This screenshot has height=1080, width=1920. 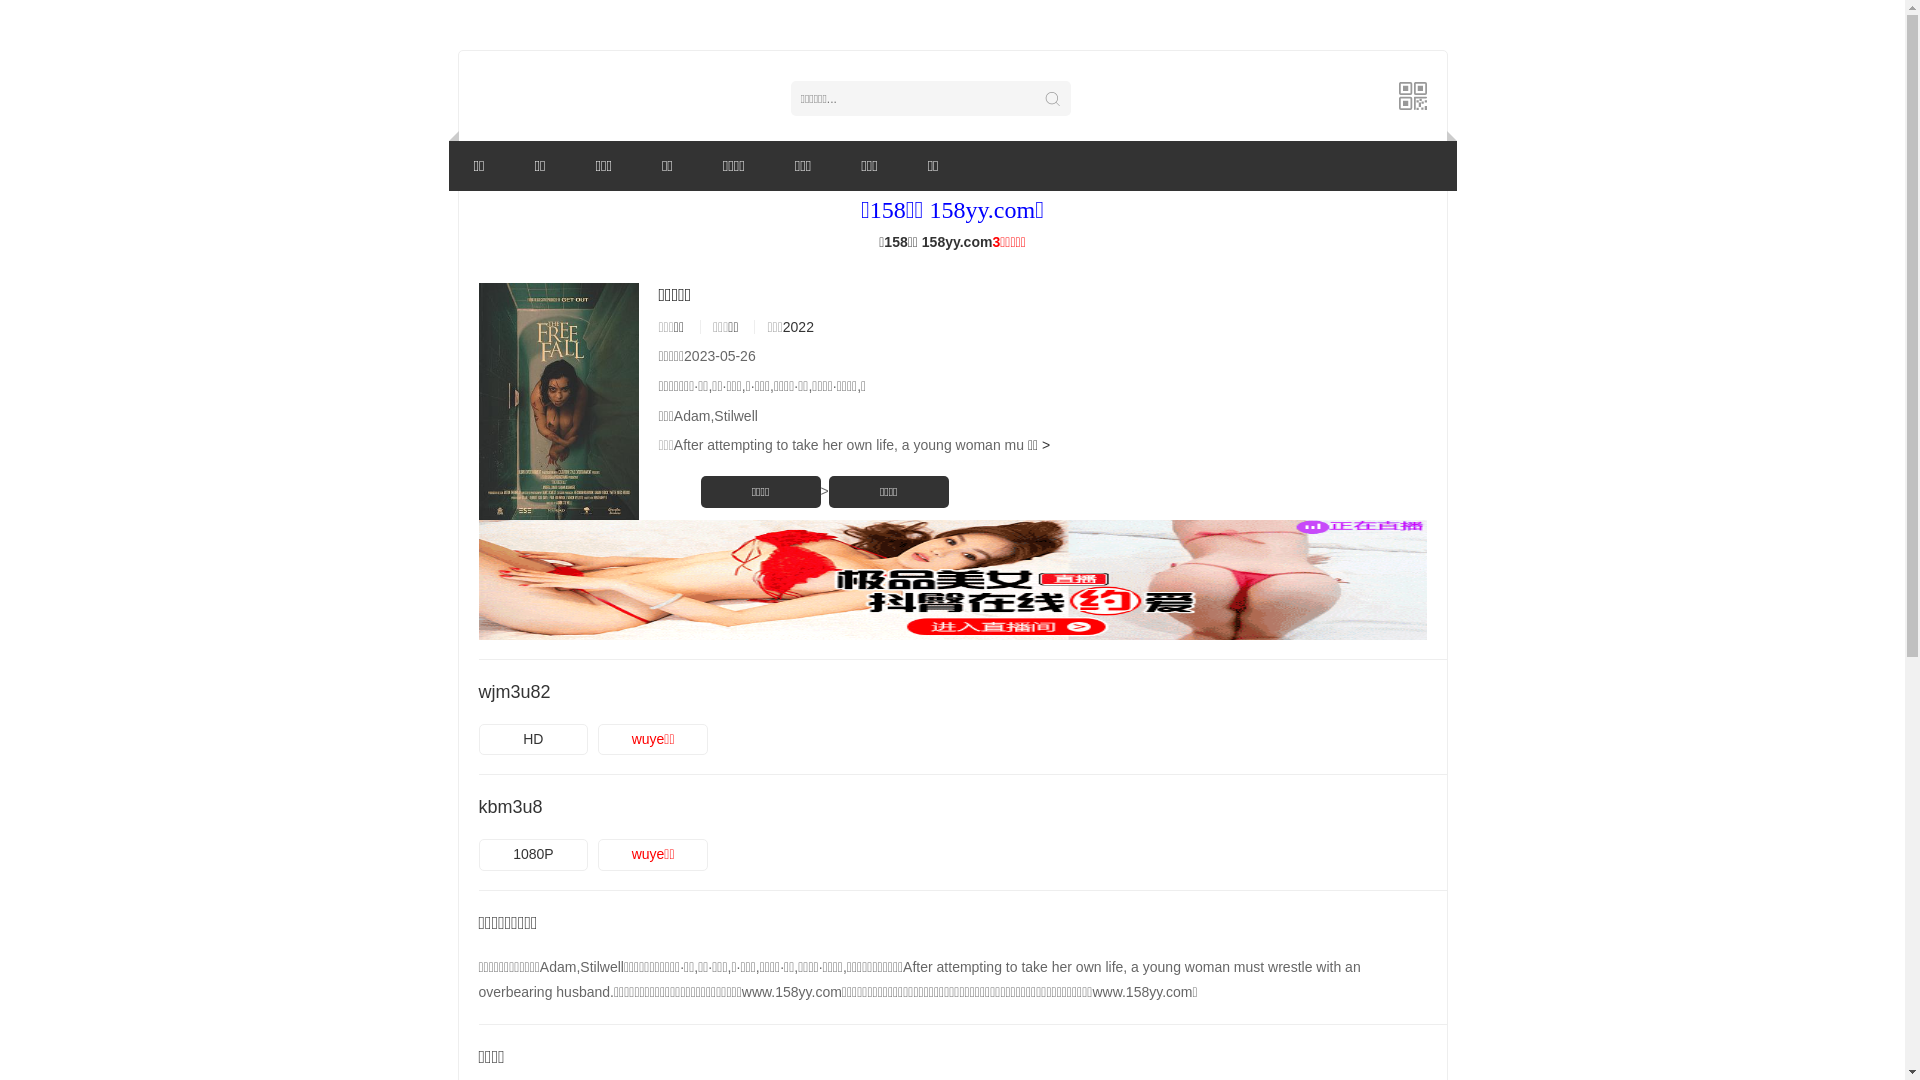 What do you see at coordinates (797, 326) in the screenshot?
I see `'2022'` at bounding box center [797, 326].